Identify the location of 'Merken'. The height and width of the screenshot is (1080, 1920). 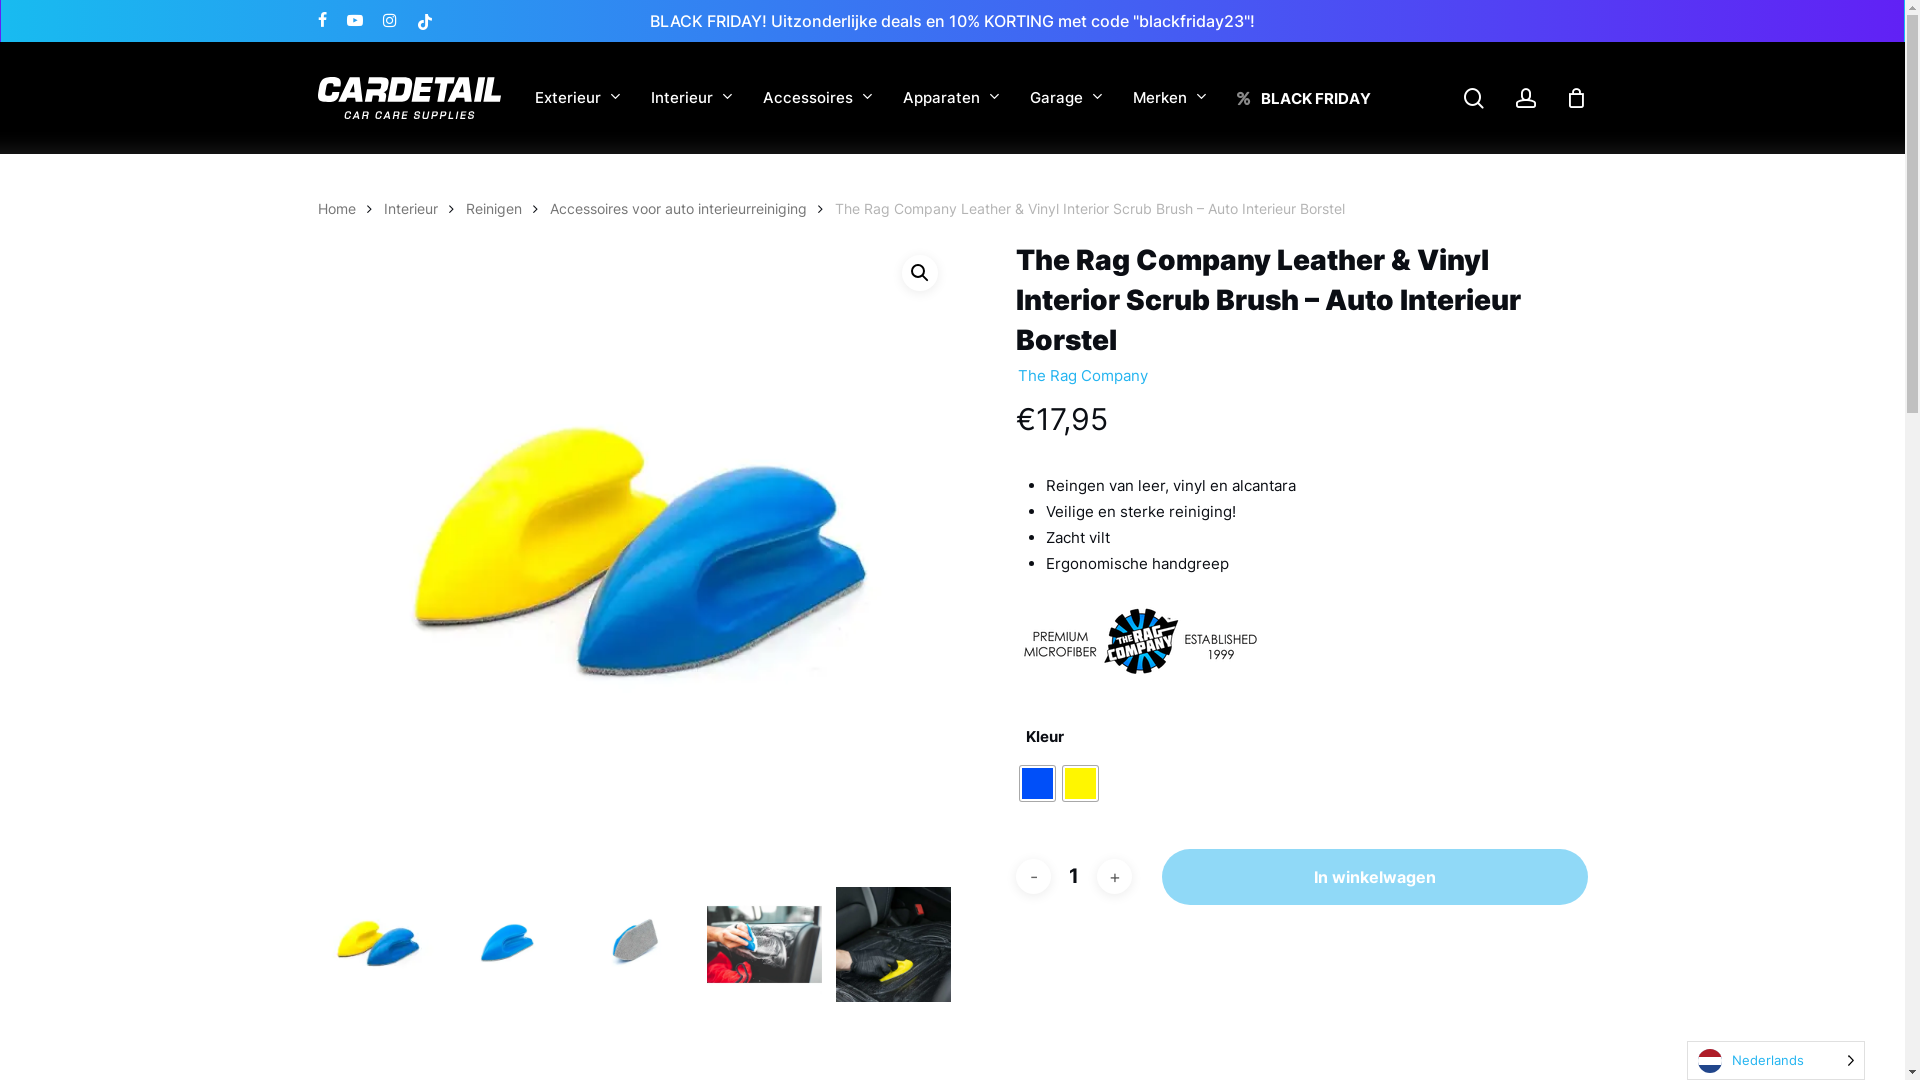
(1169, 98).